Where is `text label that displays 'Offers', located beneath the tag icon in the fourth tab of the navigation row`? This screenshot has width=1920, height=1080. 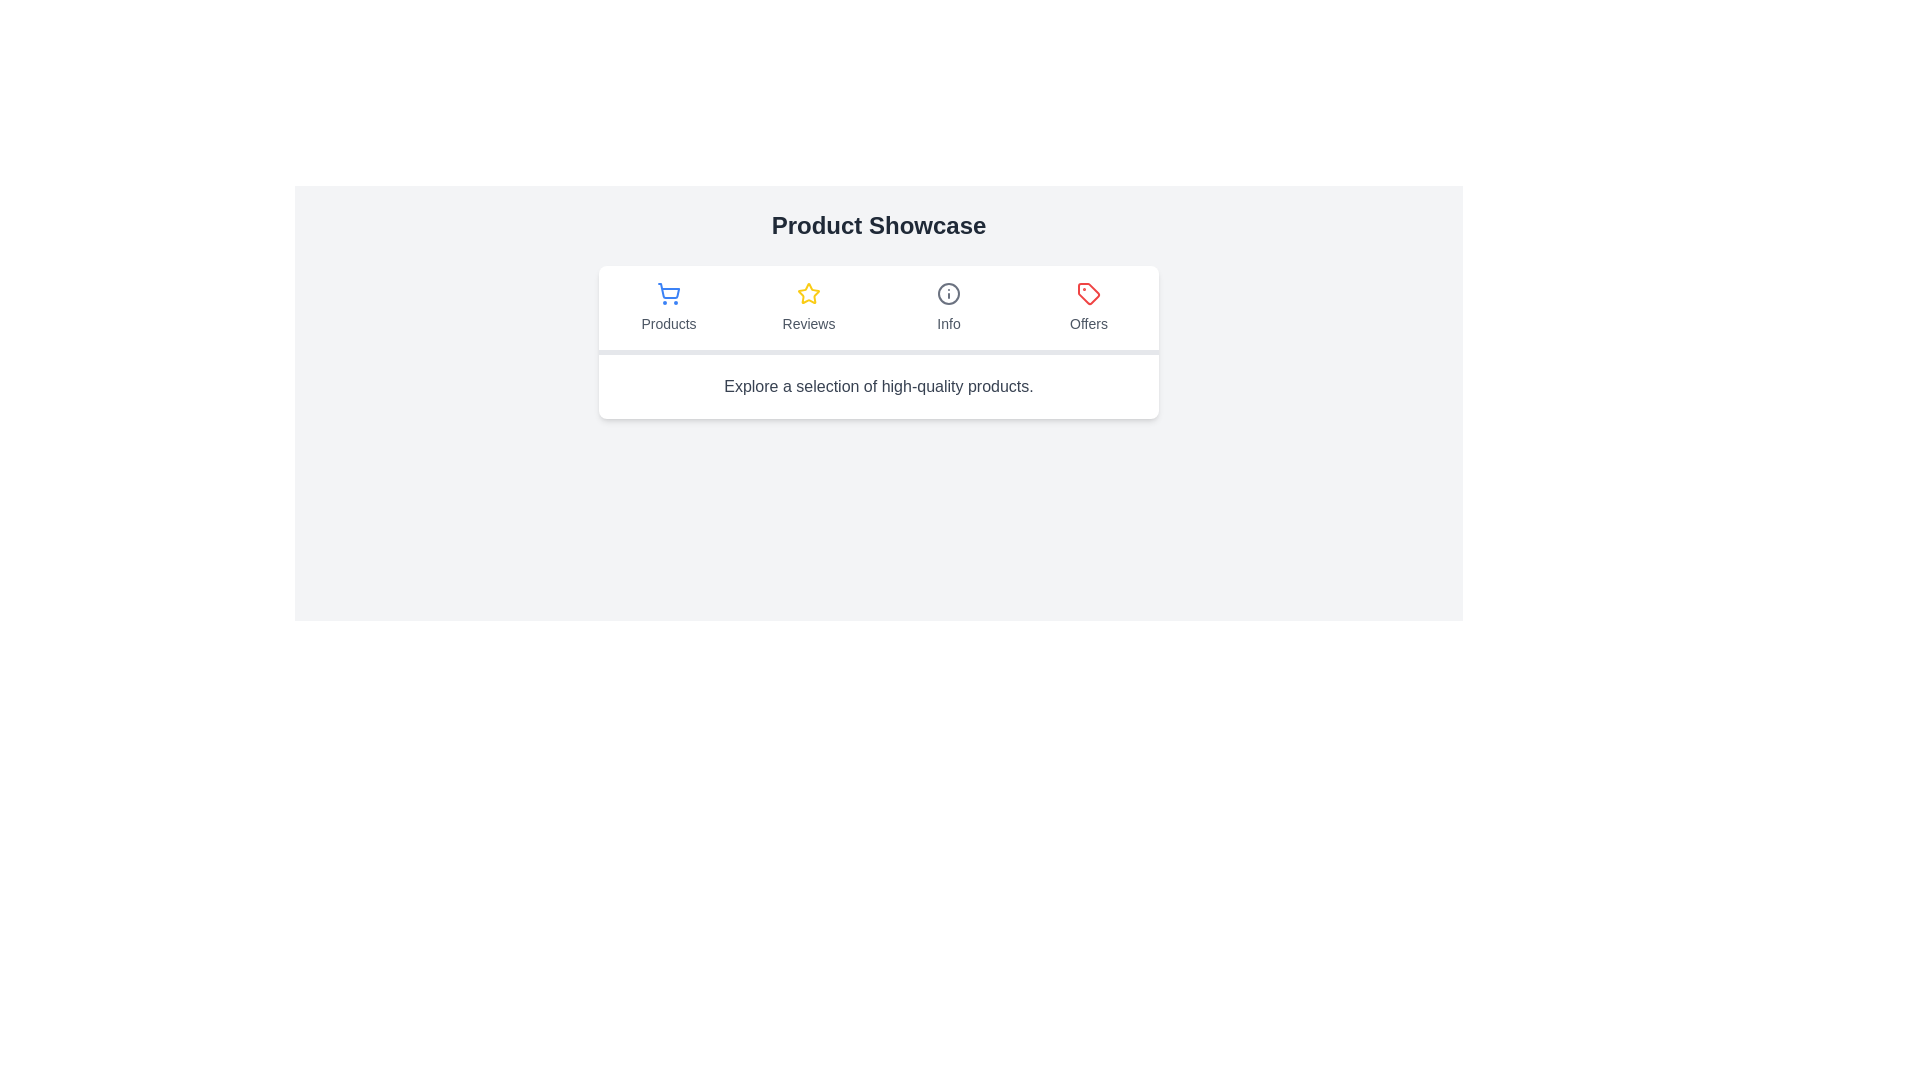
text label that displays 'Offers', located beneath the tag icon in the fourth tab of the navigation row is located at coordinates (1088, 323).